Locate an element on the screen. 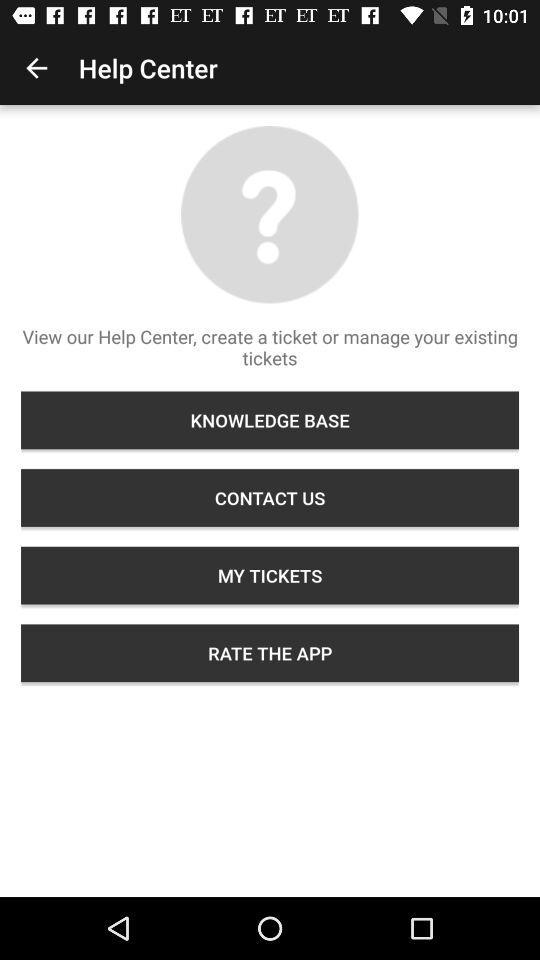 The width and height of the screenshot is (540, 960). item to the left of the help center icon is located at coordinates (36, 68).